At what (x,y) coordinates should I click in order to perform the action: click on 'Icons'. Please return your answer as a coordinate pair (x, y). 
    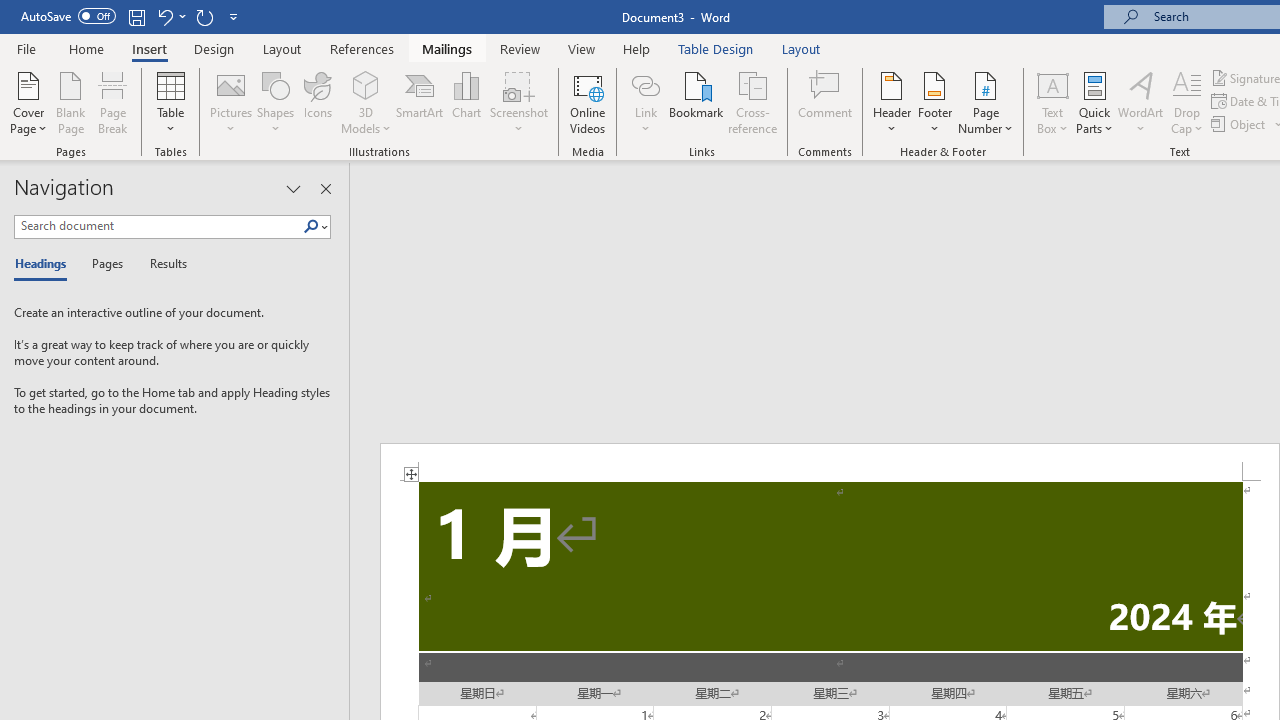
    Looking at the image, I should click on (317, 103).